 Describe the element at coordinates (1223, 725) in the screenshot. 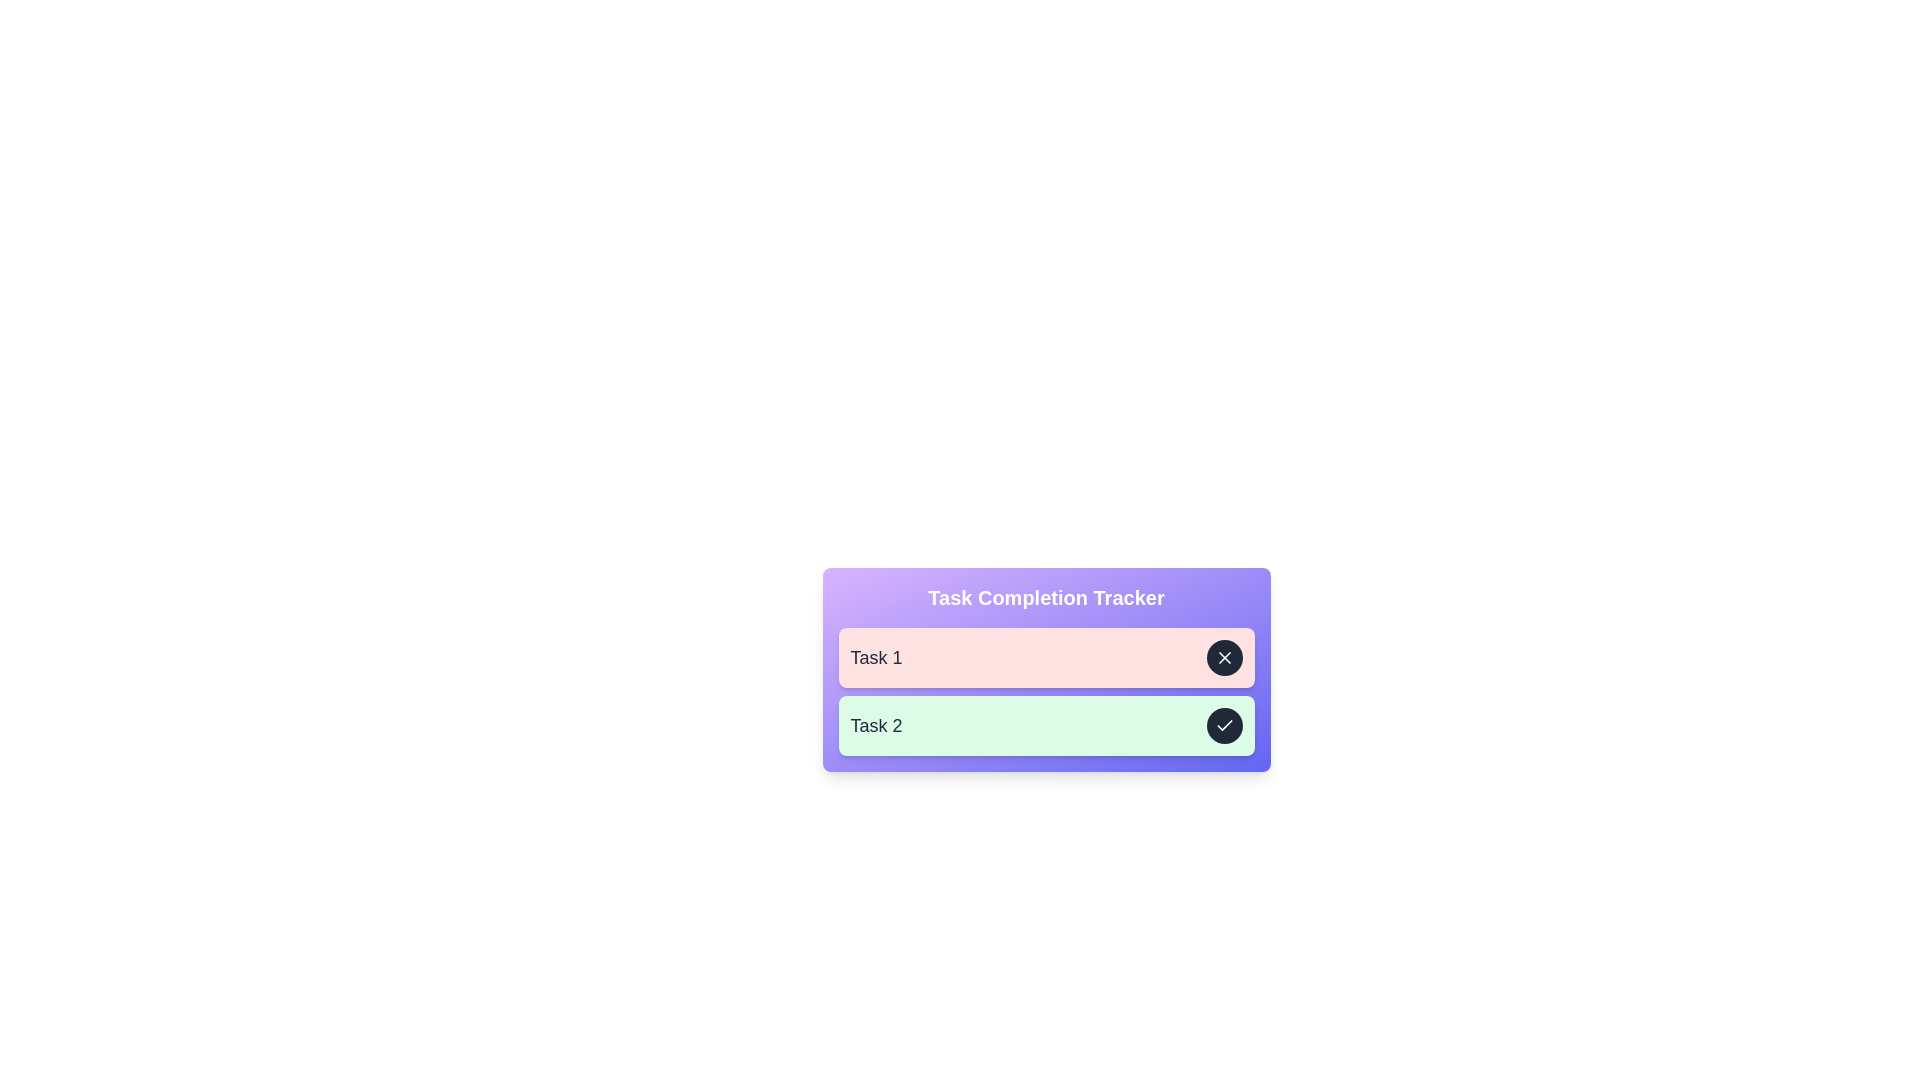

I see `the checkmark icon within the button that signifies task completion for 'Task 2' in the Task Completion Tracker` at that location.